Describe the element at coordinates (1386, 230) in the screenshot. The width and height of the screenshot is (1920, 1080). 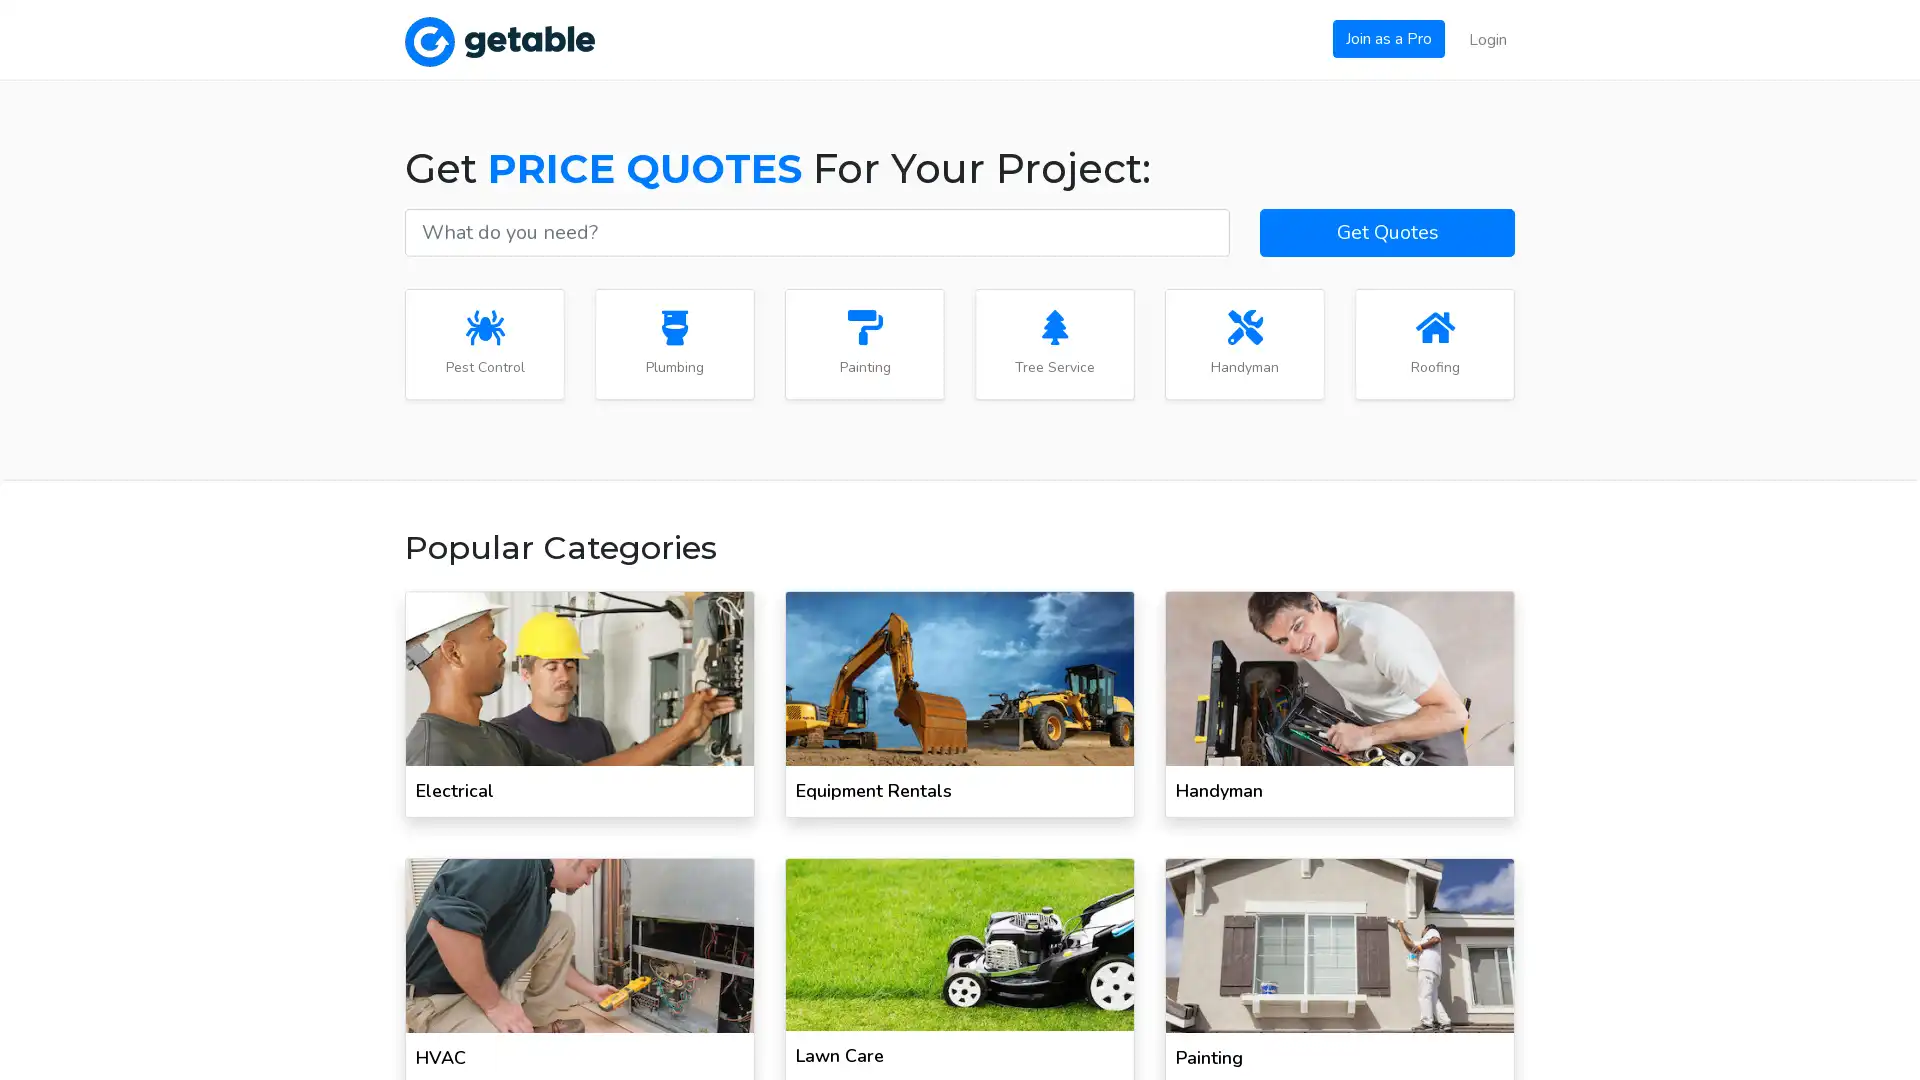
I see `Get Quotes` at that location.